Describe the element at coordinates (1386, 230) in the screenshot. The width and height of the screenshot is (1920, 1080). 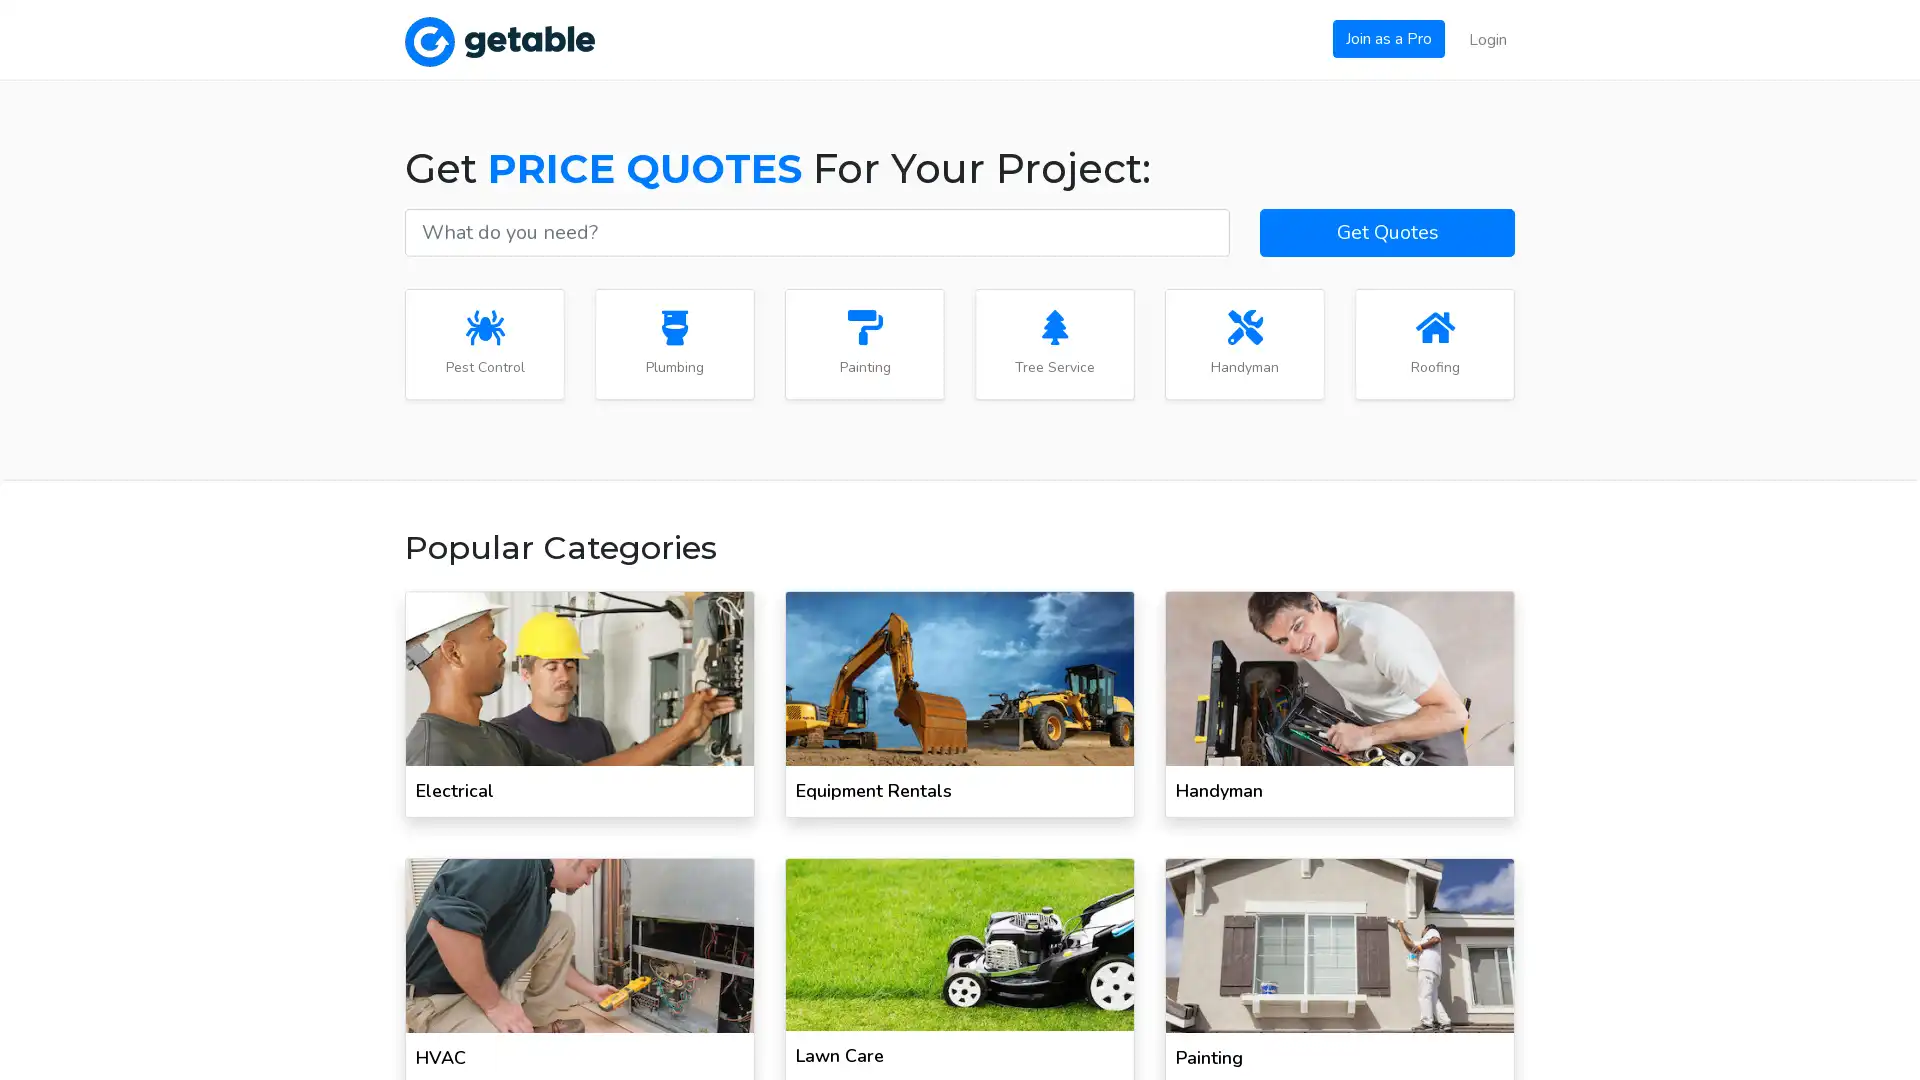
I see `Get Quotes` at that location.